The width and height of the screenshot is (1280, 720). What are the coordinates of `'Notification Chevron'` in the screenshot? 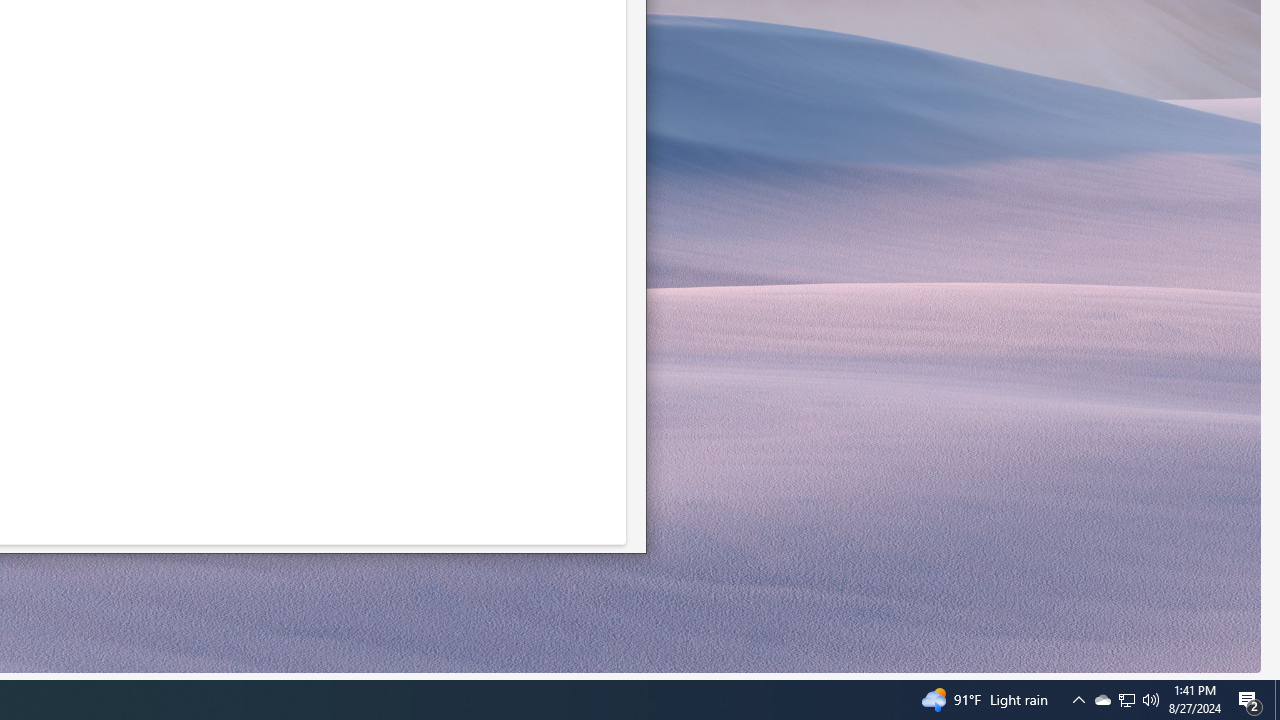 It's located at (1127, 698).